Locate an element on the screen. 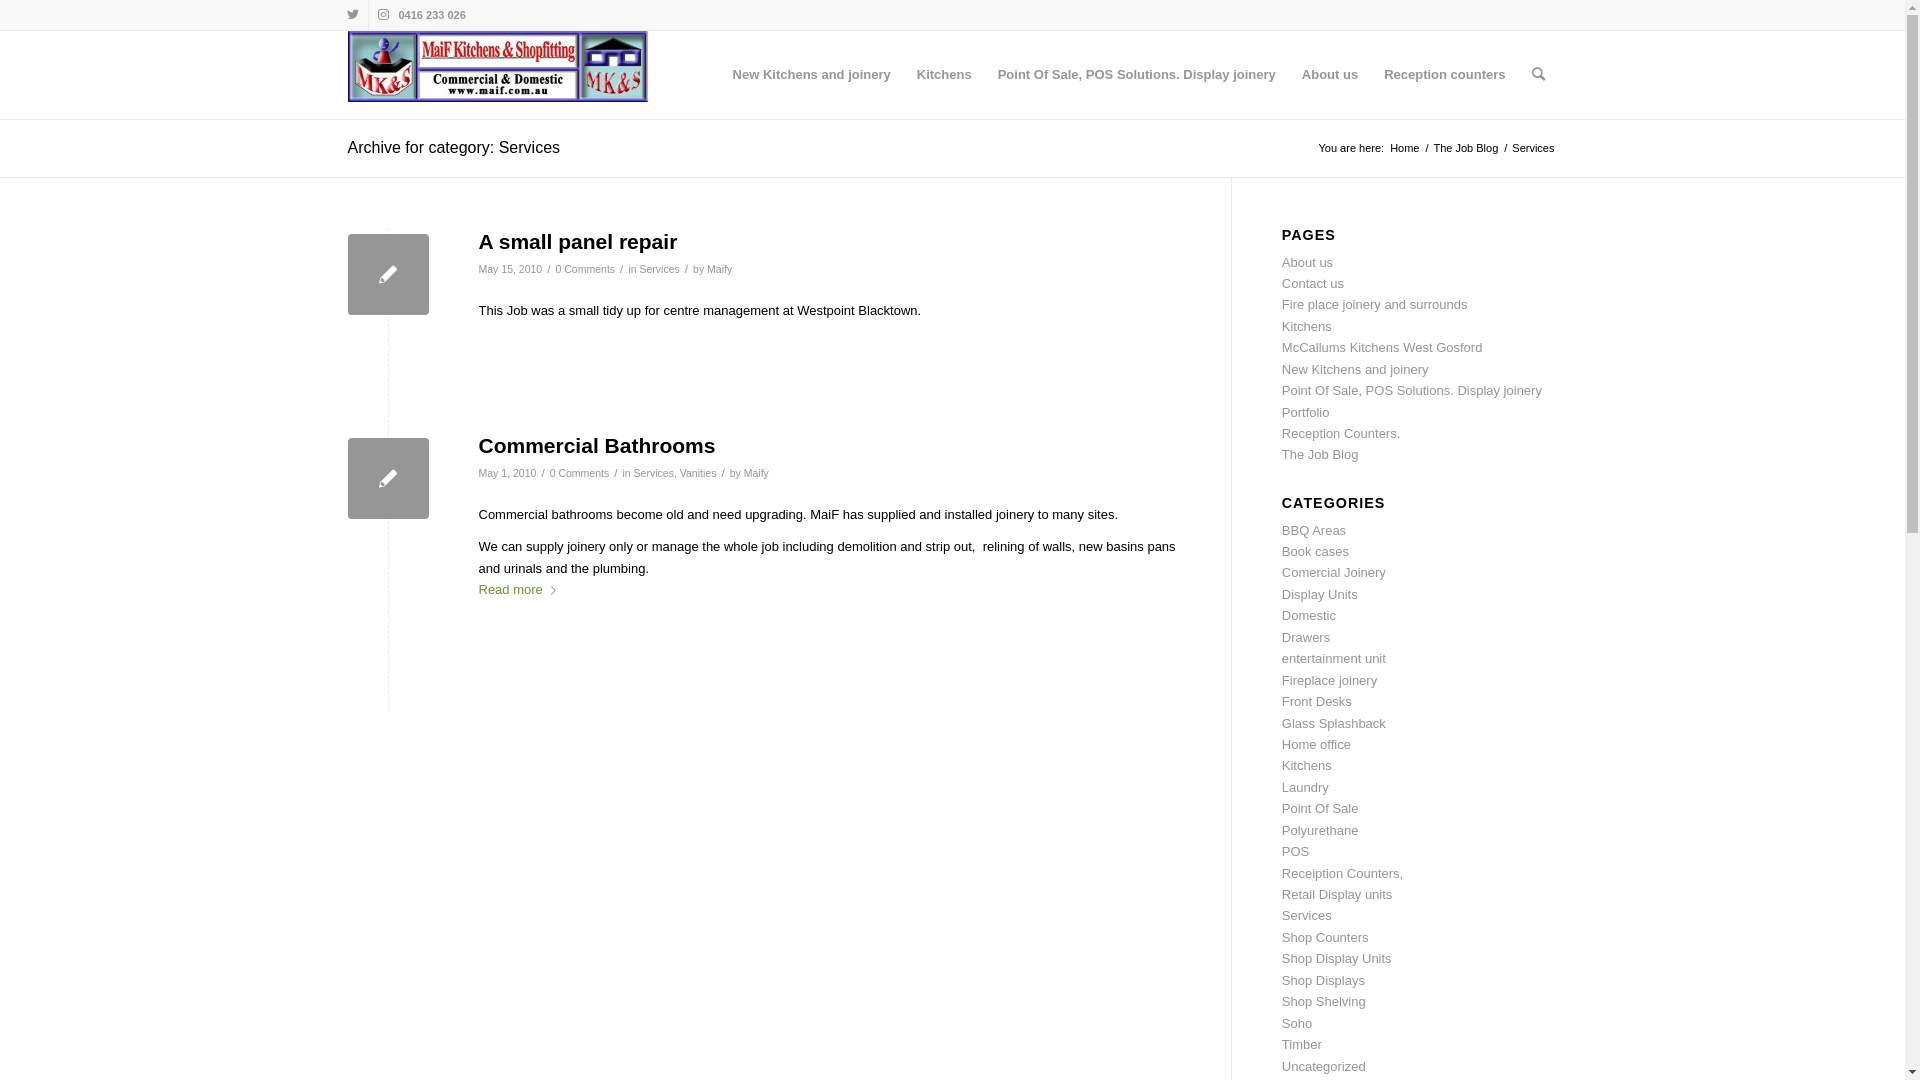 This screenshot has width=1920, height=1080. 'Kitchens' is located at coordinates (902, 73).